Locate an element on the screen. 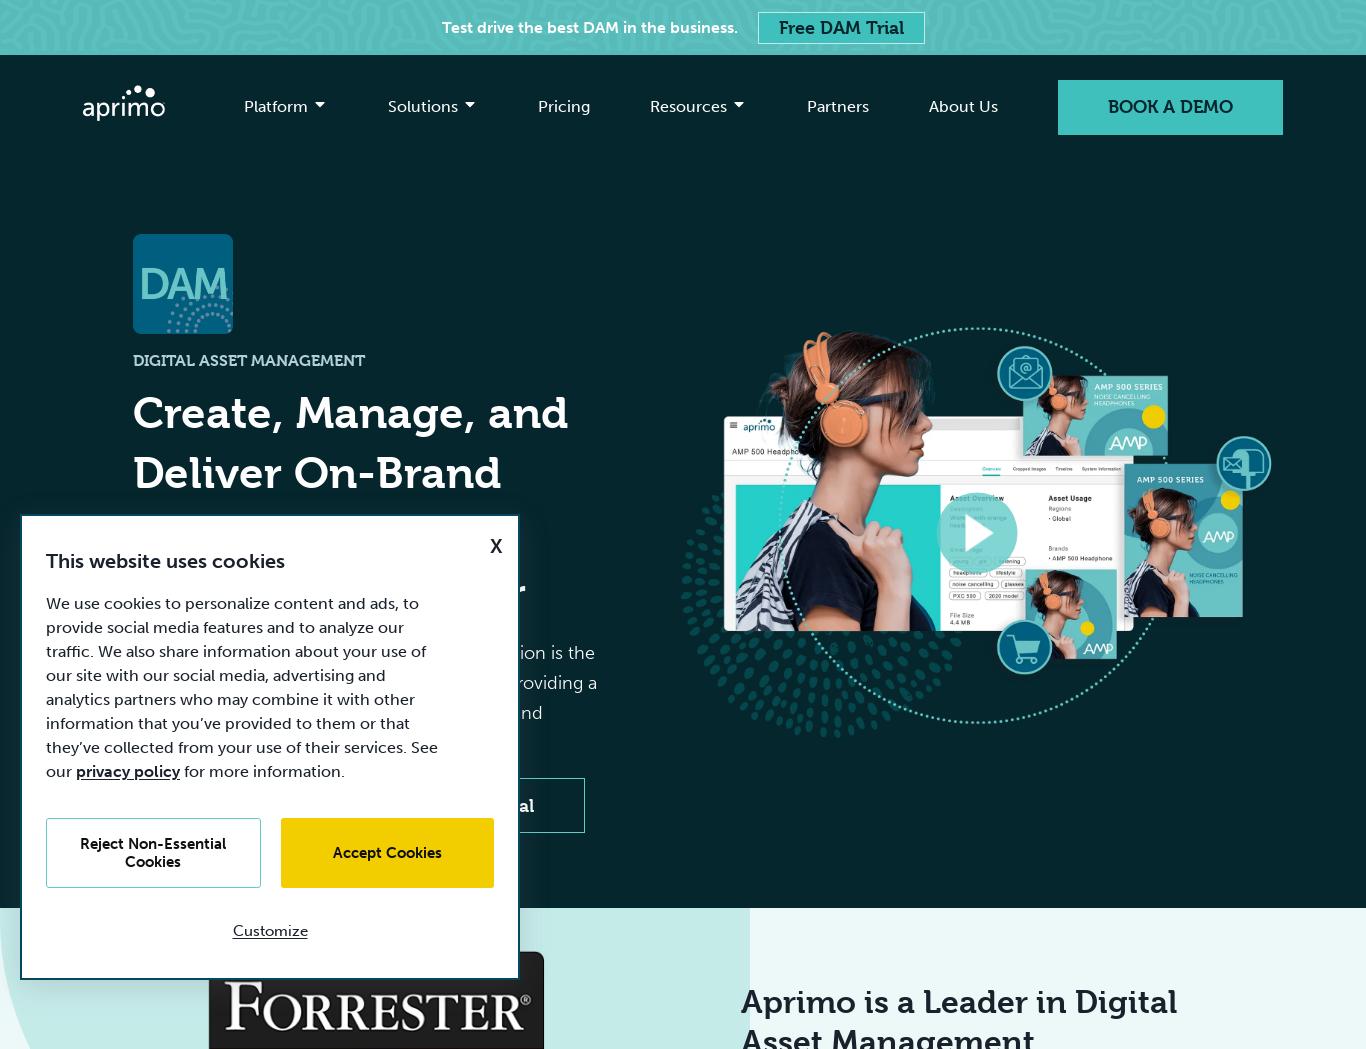 This screenshot has height=1049, width=1366. 'Digital Experience Teams' is located at coordinates (753, 322).